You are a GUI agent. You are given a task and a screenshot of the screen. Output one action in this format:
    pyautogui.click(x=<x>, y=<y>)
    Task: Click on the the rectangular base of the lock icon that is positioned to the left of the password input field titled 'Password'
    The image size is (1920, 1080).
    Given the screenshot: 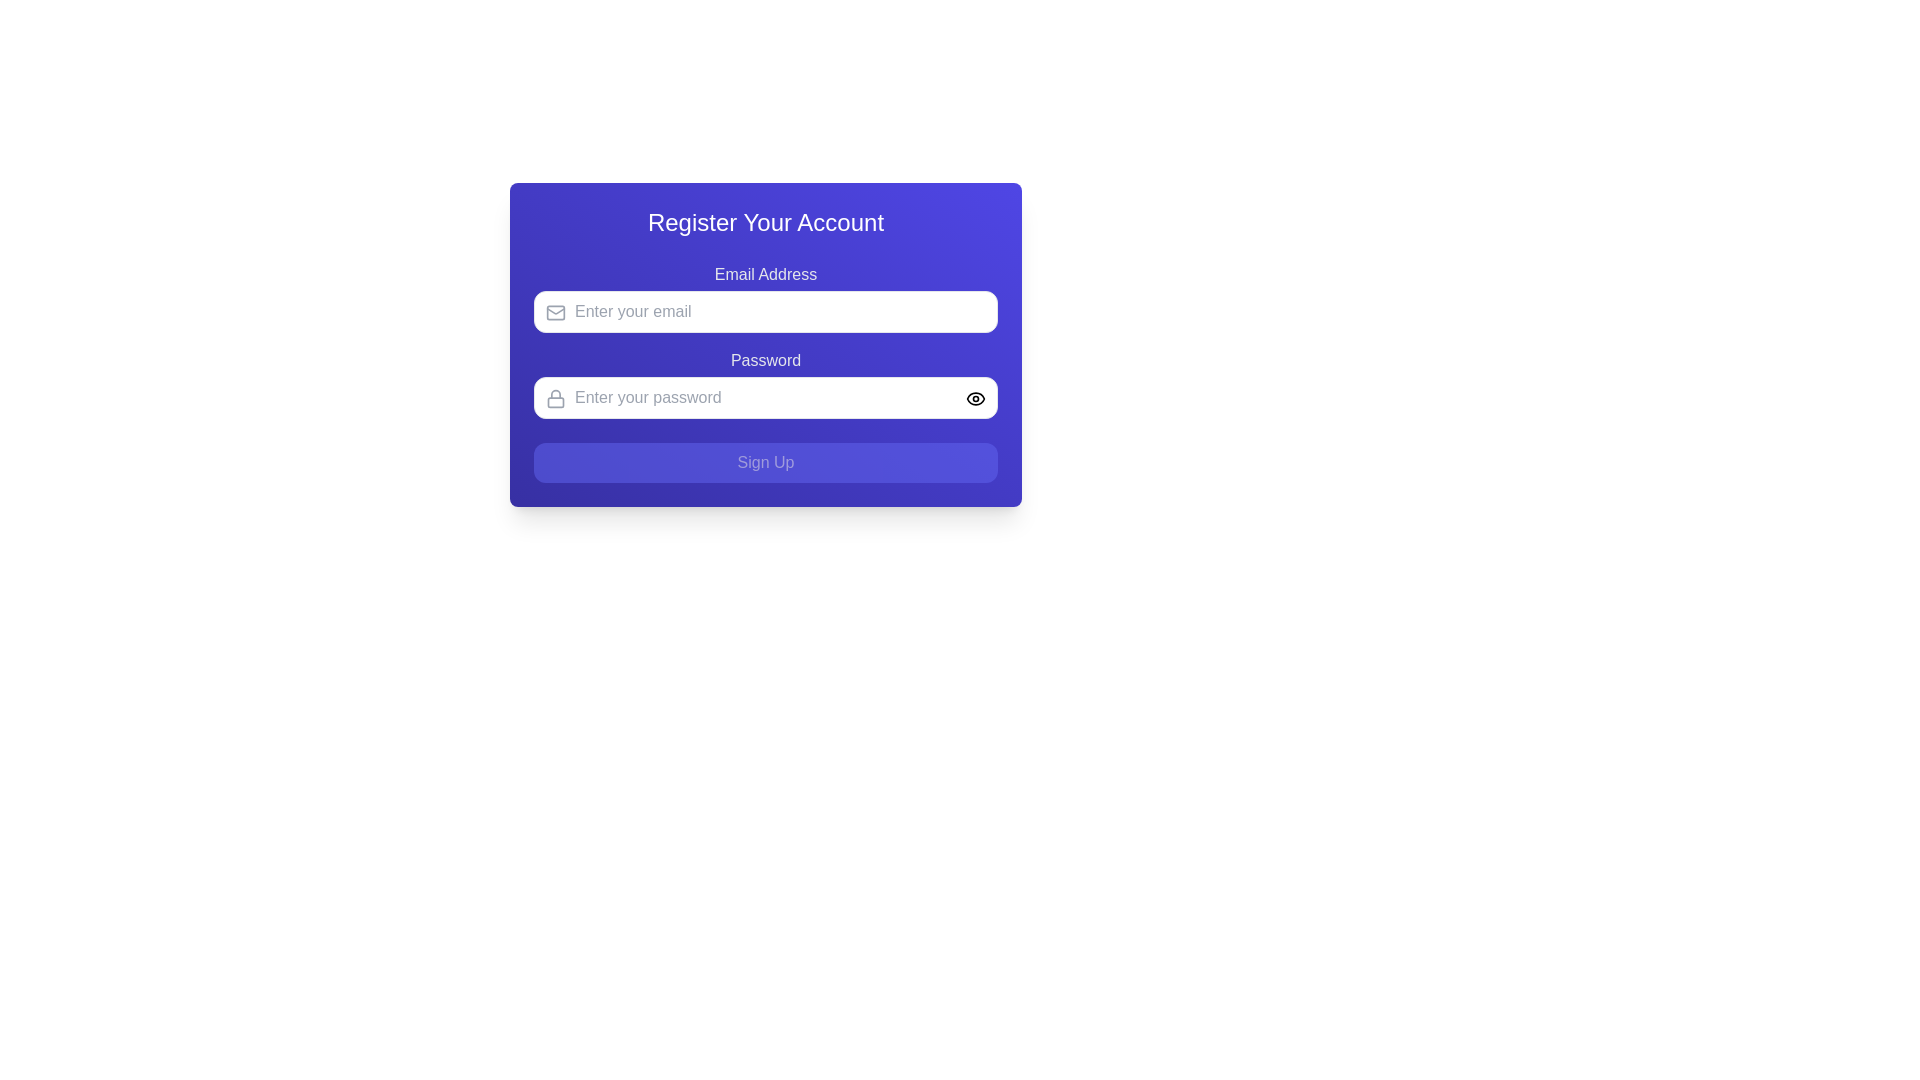 What is the action you would take?
    pyautogui.click(x=556, y=401)
    